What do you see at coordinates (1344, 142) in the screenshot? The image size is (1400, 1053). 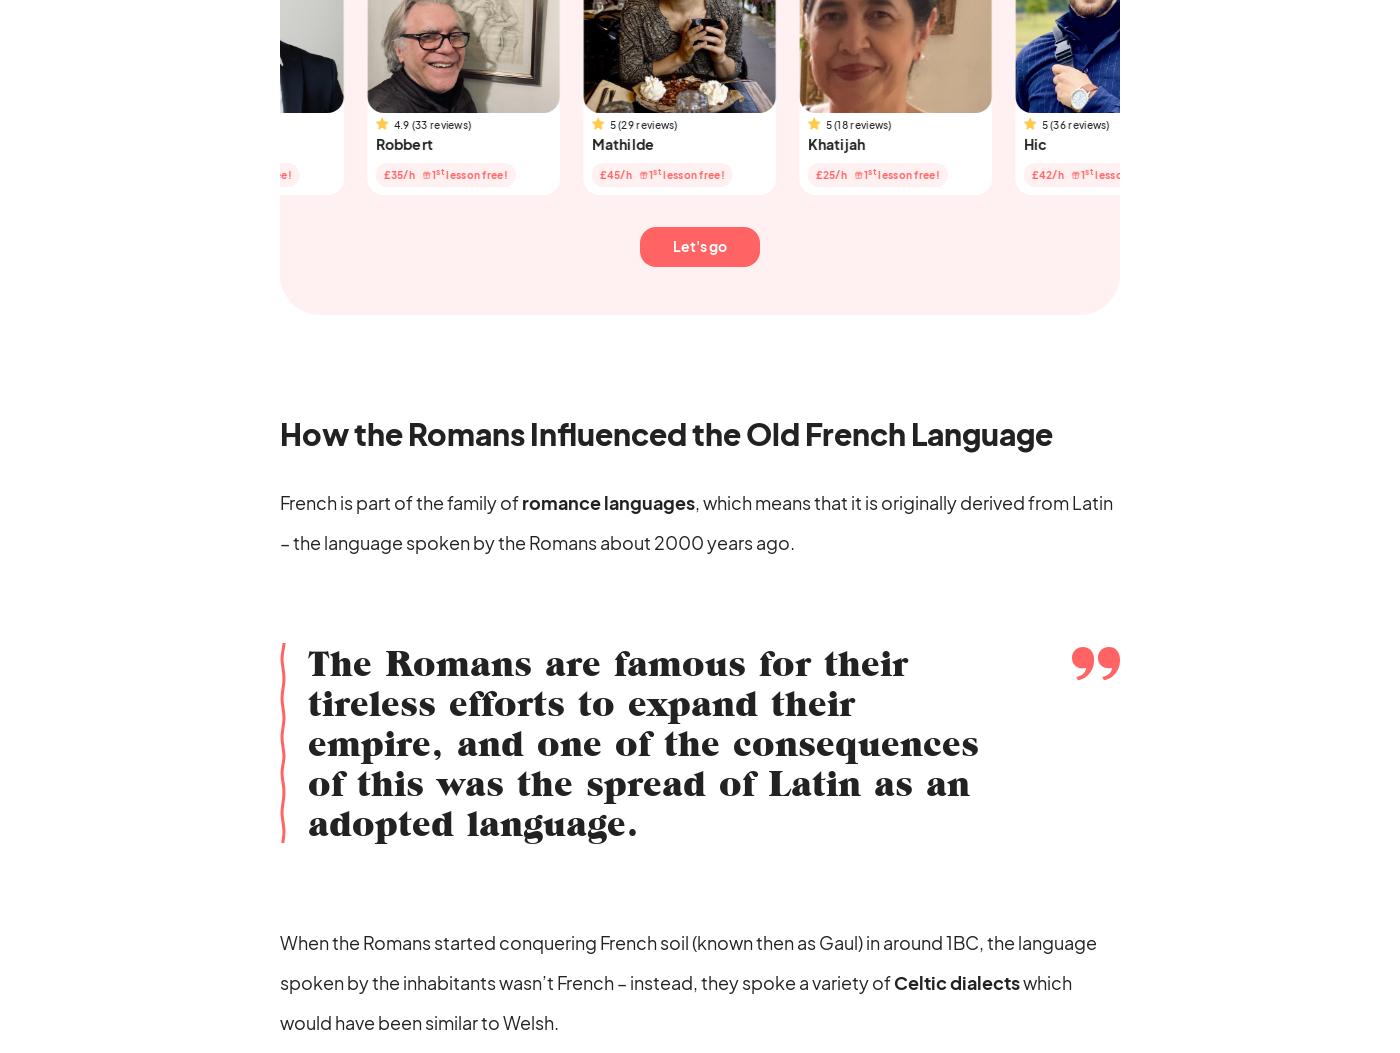 I see `'Maria'` at bounding box center [1344, 142].